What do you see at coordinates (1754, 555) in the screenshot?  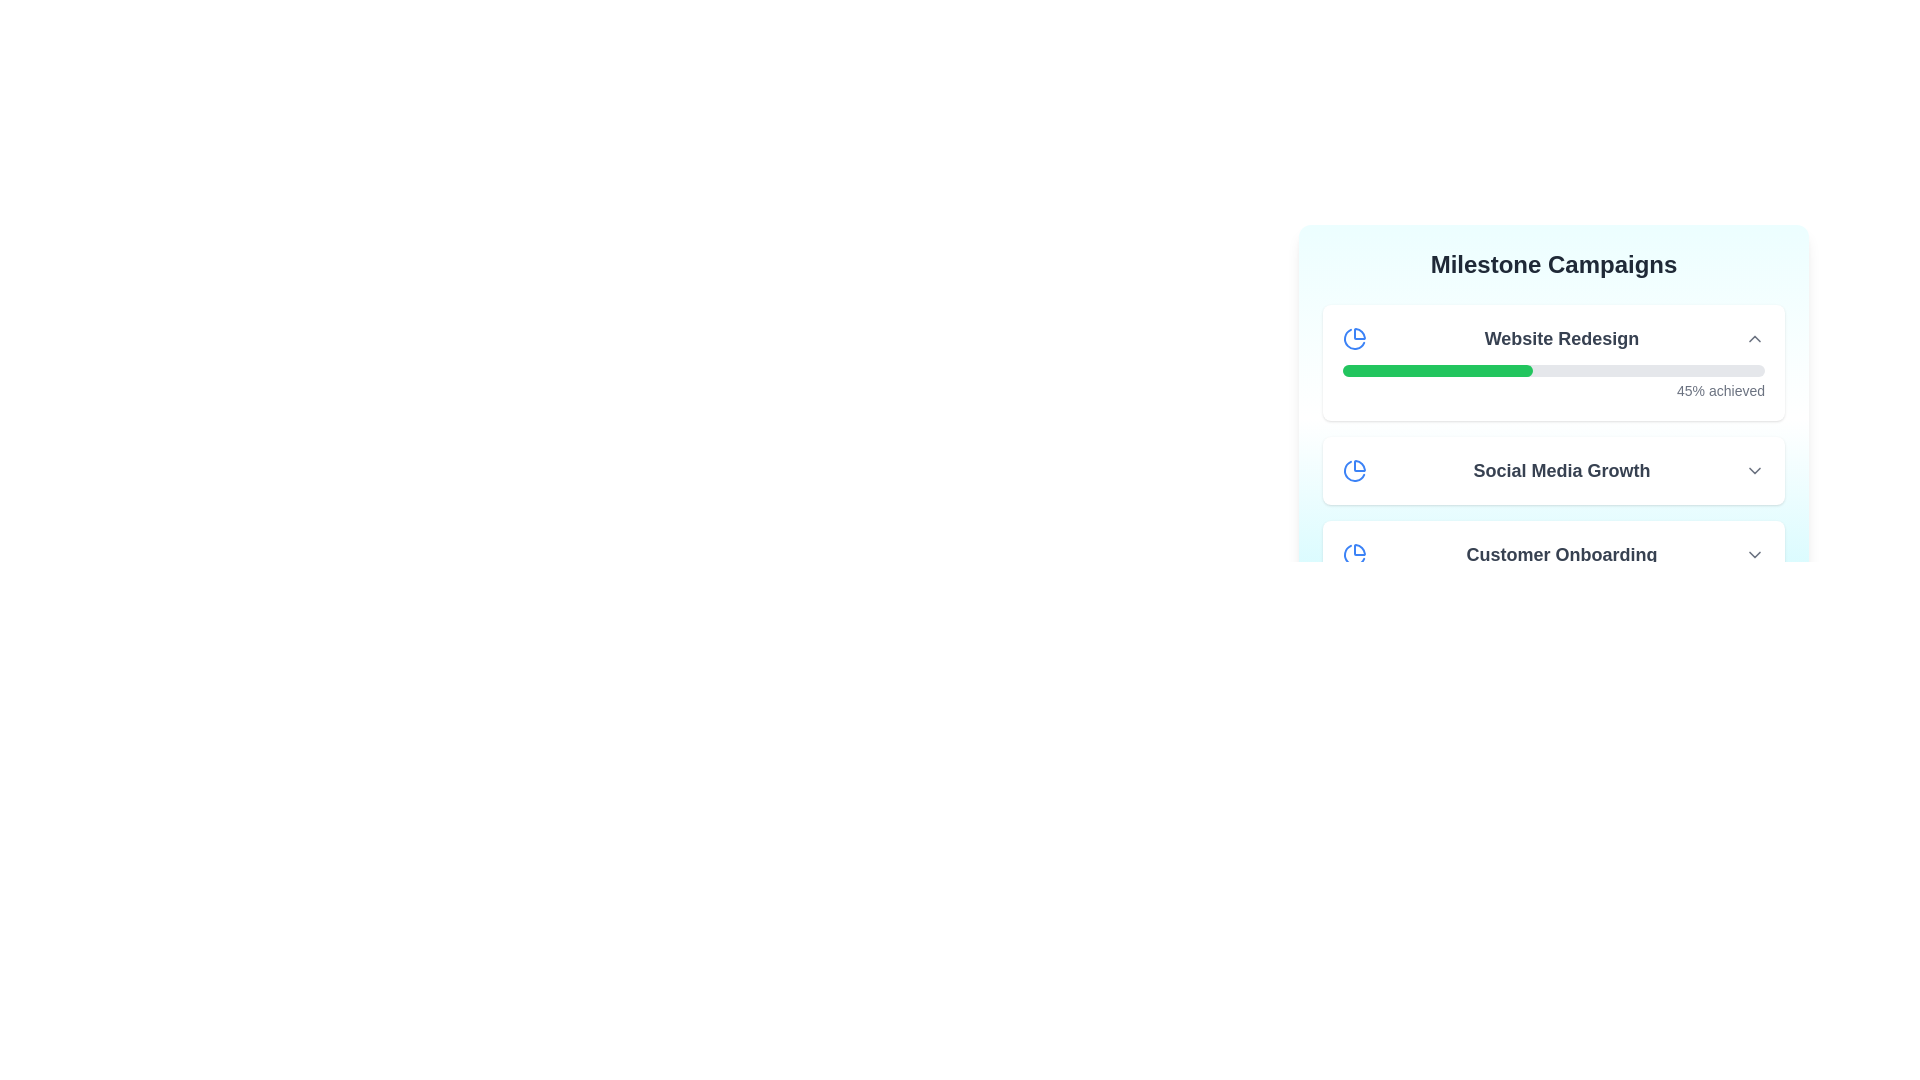 I see `the downward-pointing chevron icon at the end of the 'Customer Onboarding' row` at bounding box center [1754, 555].